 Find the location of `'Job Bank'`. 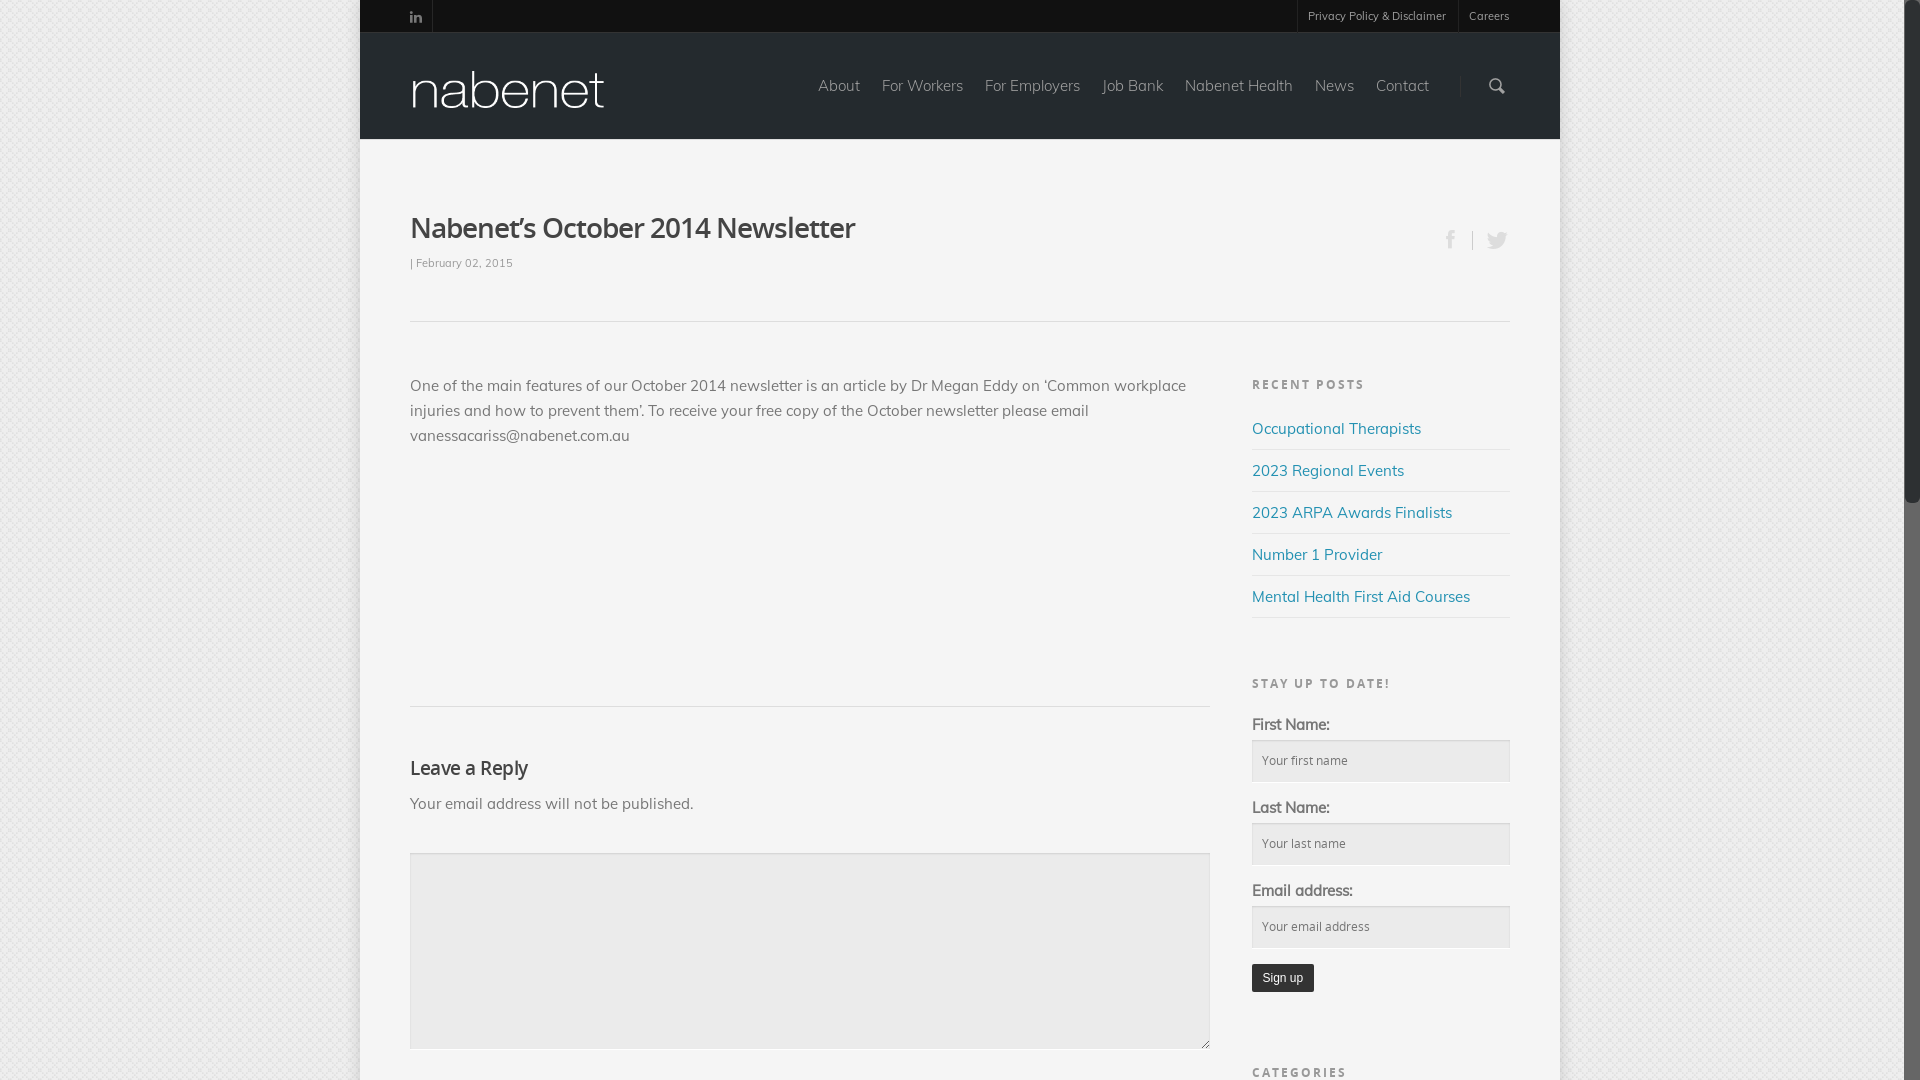

'Job Bank' is located at coordinates (1132, 100).